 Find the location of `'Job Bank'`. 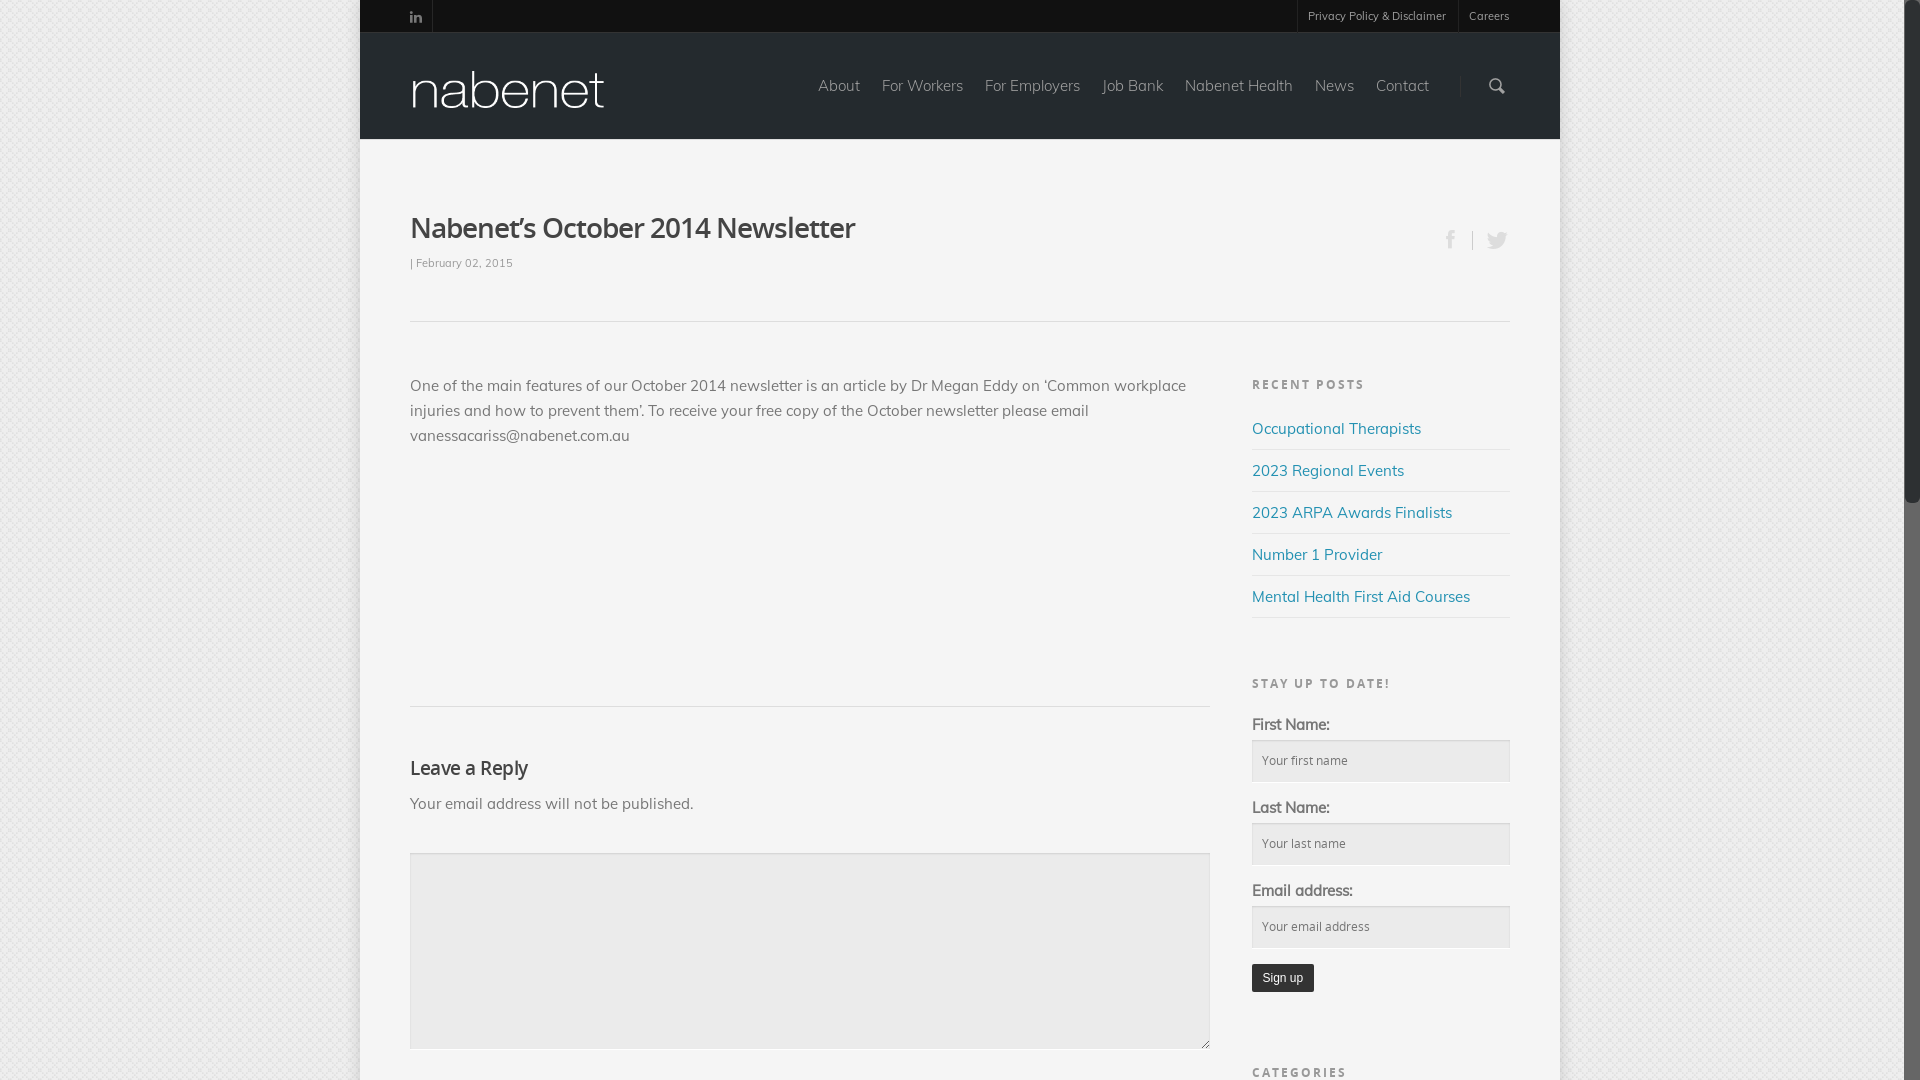

'Job Bank' is located at coordinates (1132, 100).